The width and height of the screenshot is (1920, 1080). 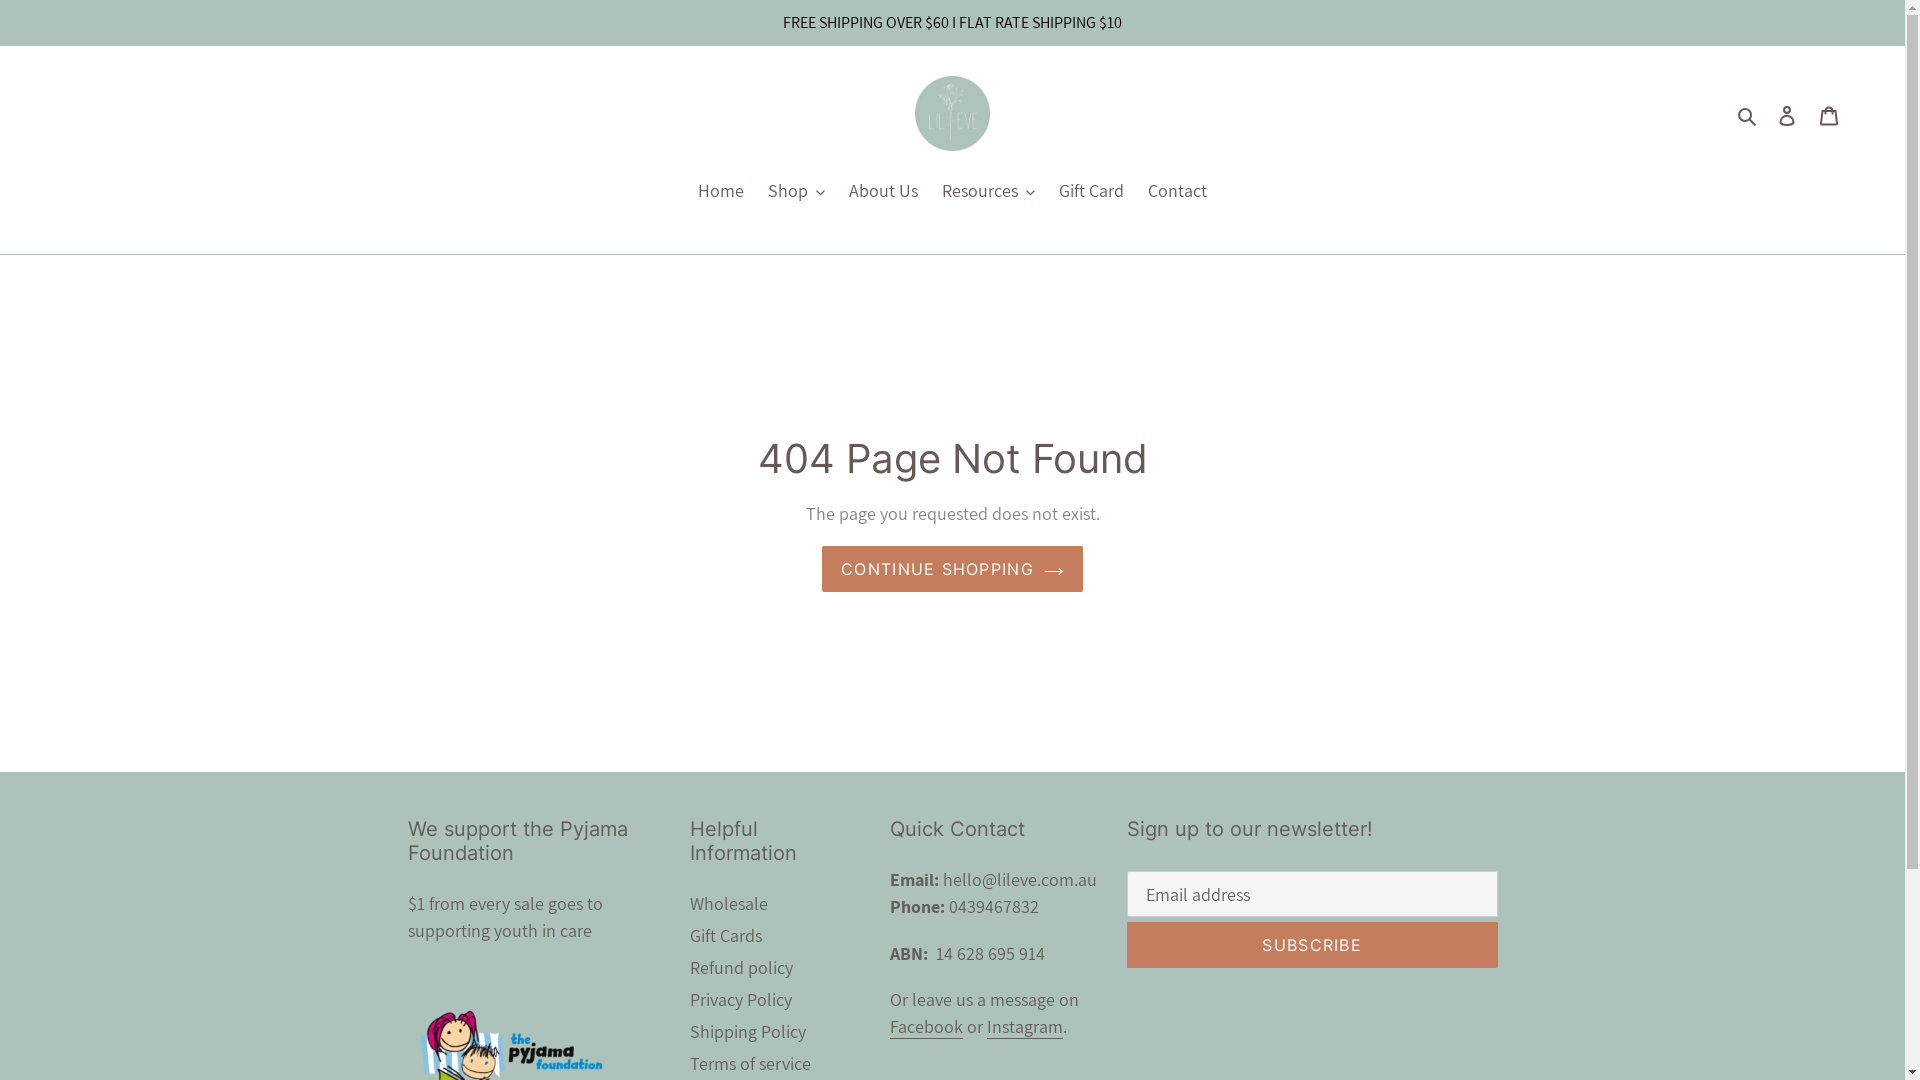 What do you see at coordinates (1730, 113) in the screenshot?
I see `'Search'` at bounding box center [1730, 113].